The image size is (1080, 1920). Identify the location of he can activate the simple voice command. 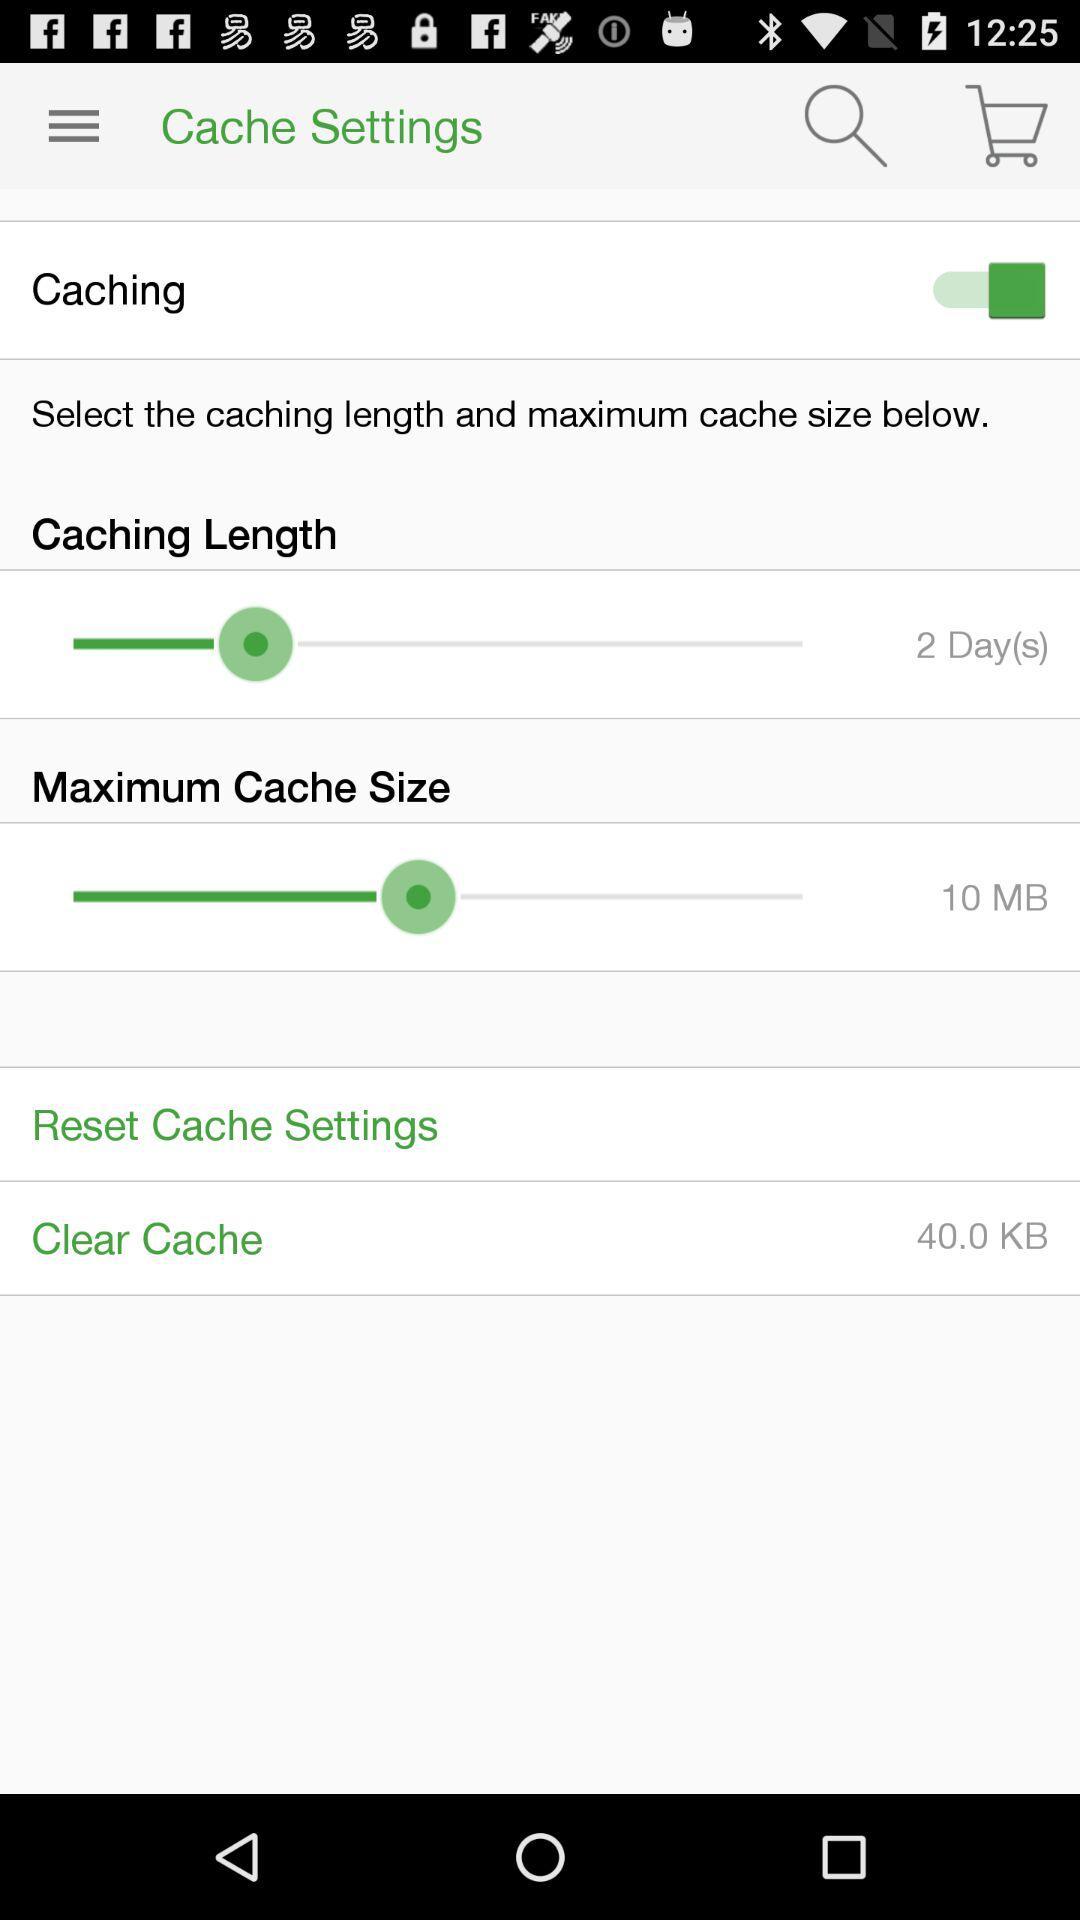
(984, 289).